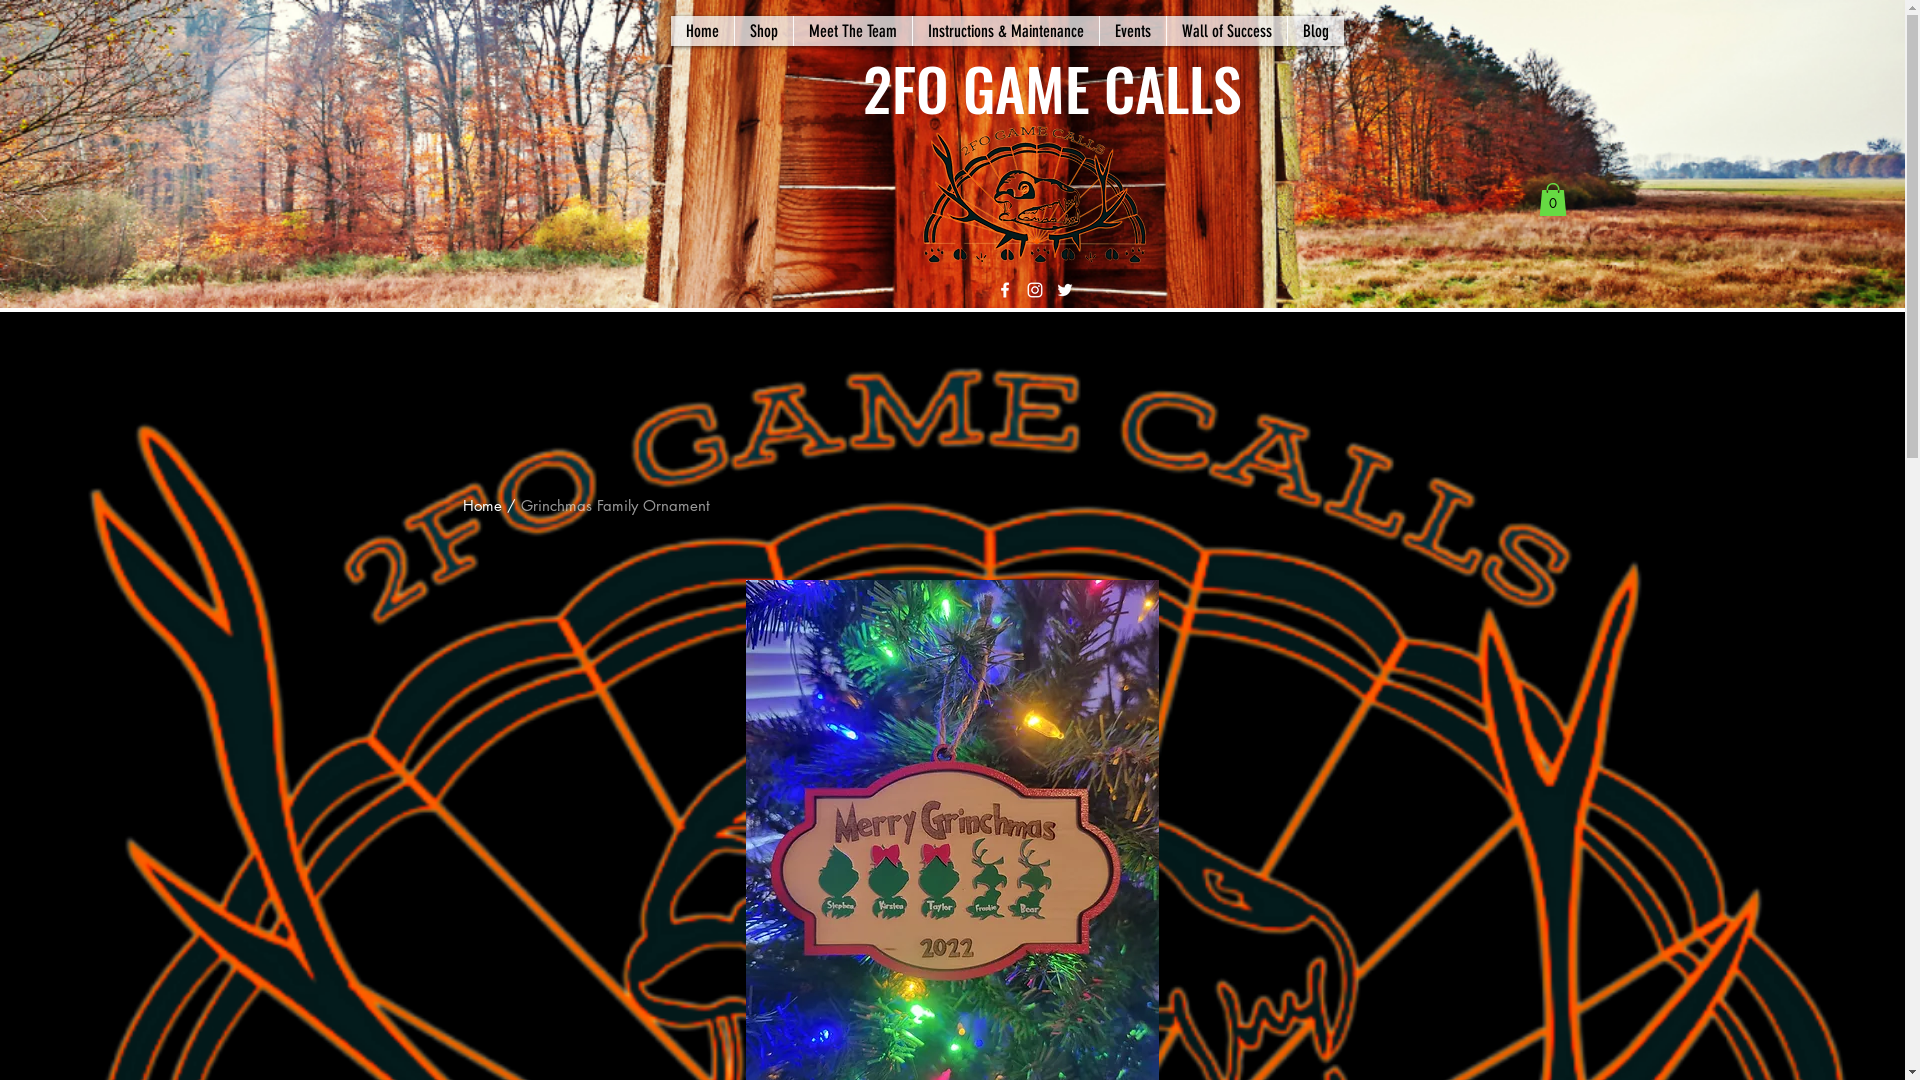  What do you see at coordinates (1315, 30) in the screenshot?
I see `'Blog'` at bounding box center [1315, 30].